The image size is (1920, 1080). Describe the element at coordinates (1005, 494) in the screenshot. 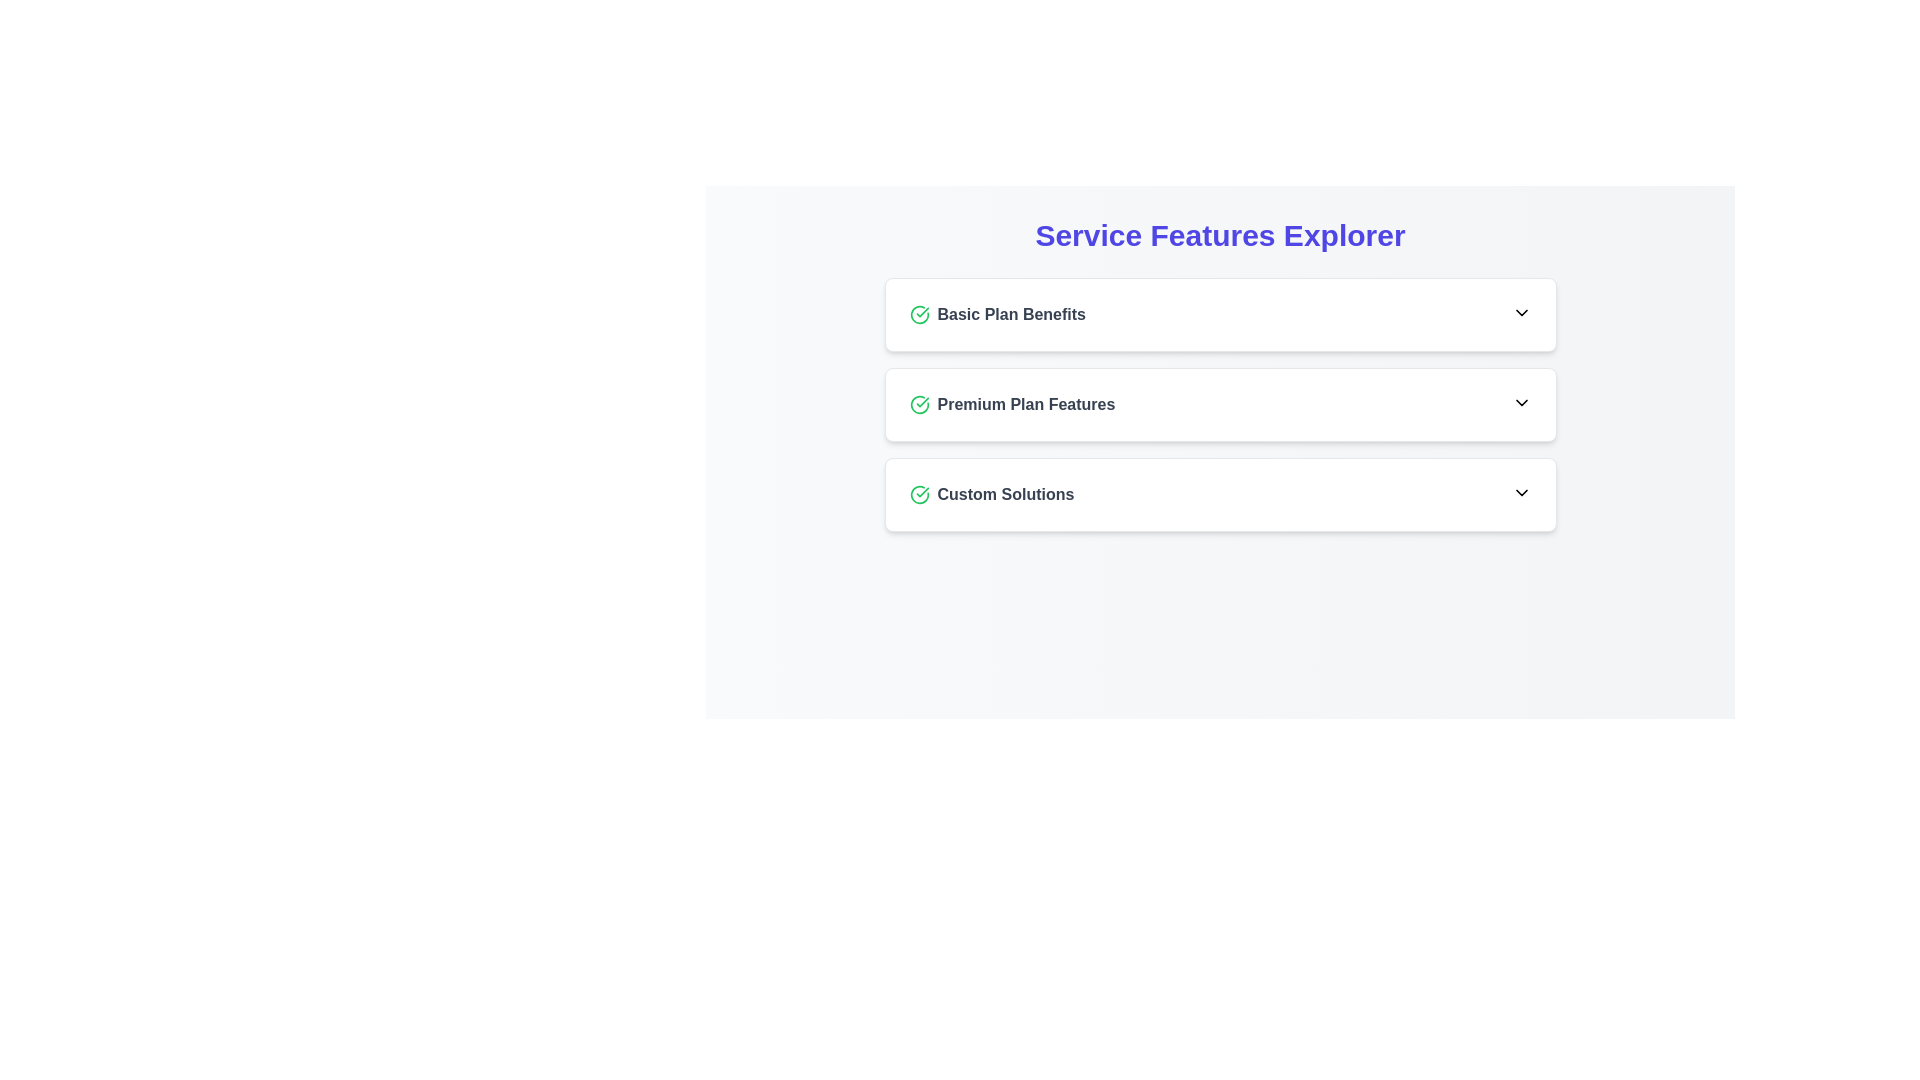

I see `the 'Custom Solutions' text label, which is styled in bold dark gray and located to the right of a green checkmark icon, as the third item in a vertical list` at that location.